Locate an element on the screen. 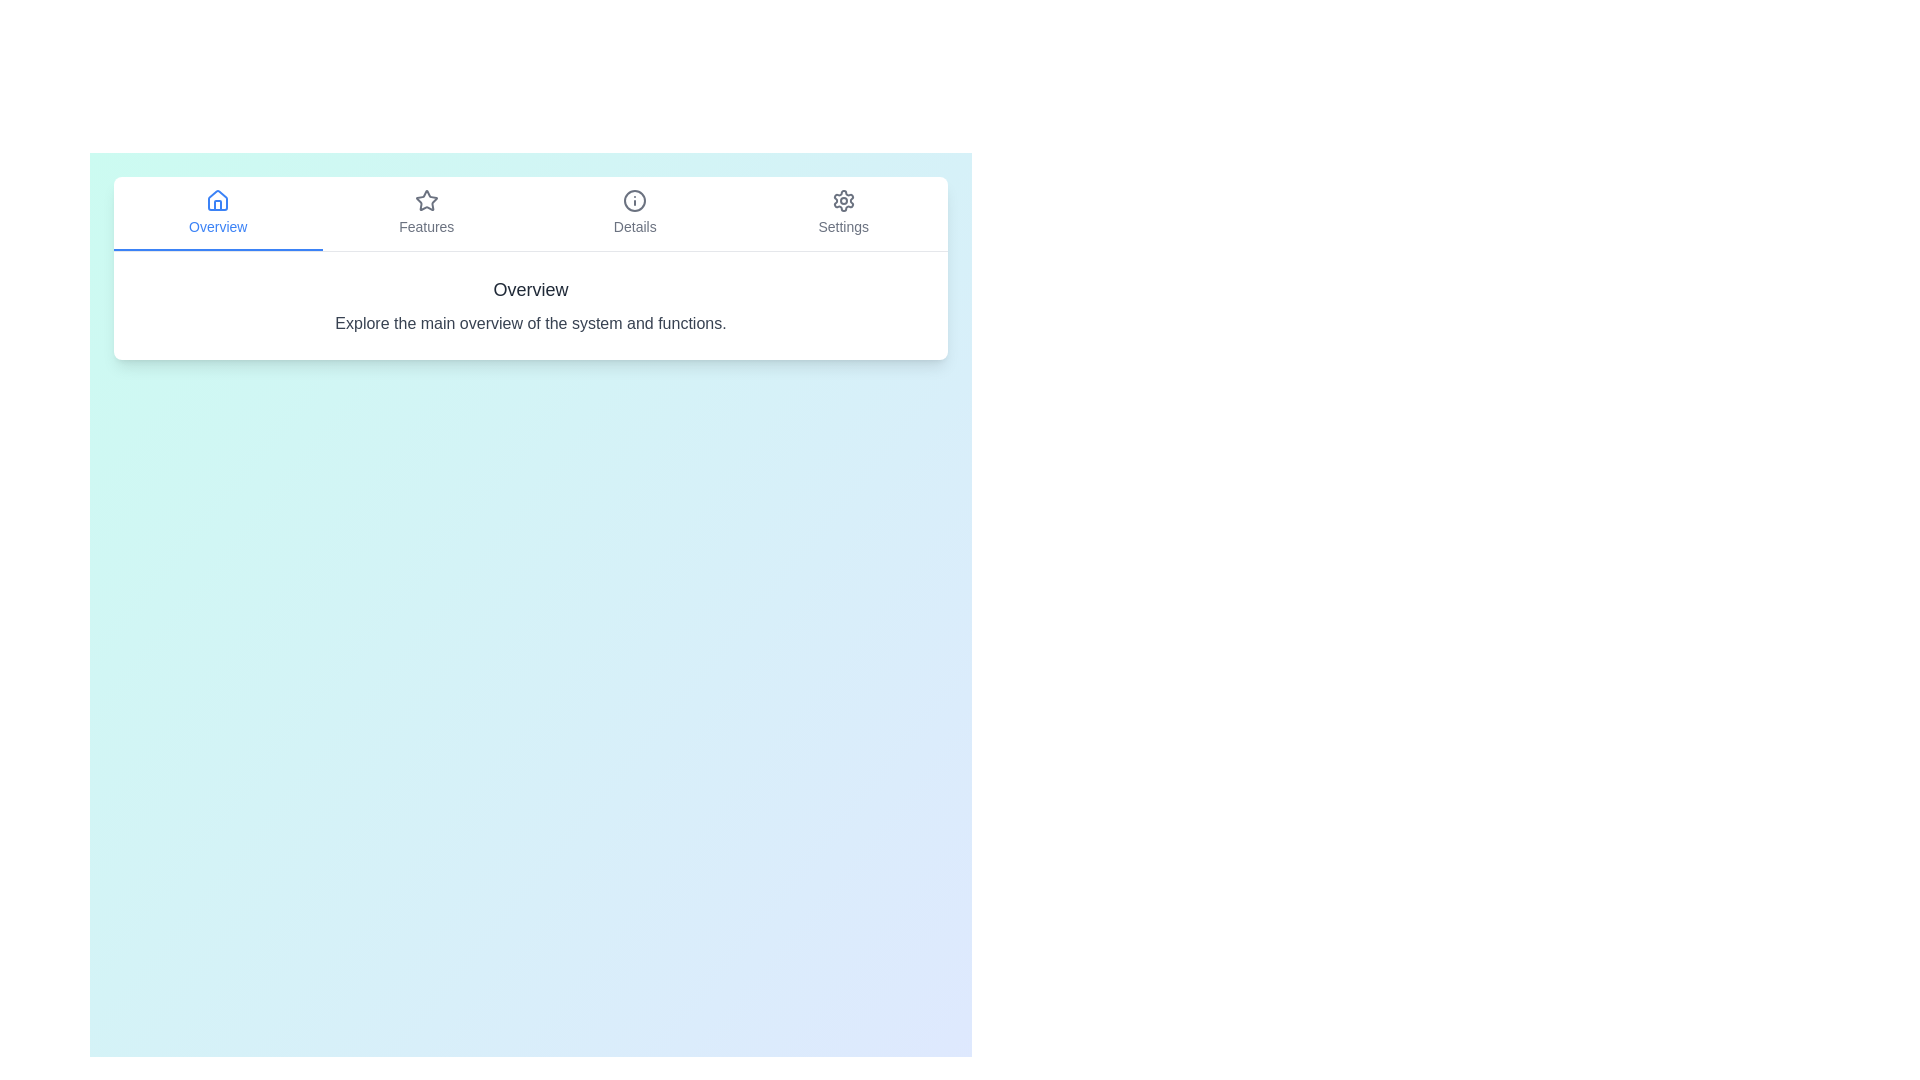 The image size is (1920, 1080). the tab labeled Features is located at coordinates (426, 213).